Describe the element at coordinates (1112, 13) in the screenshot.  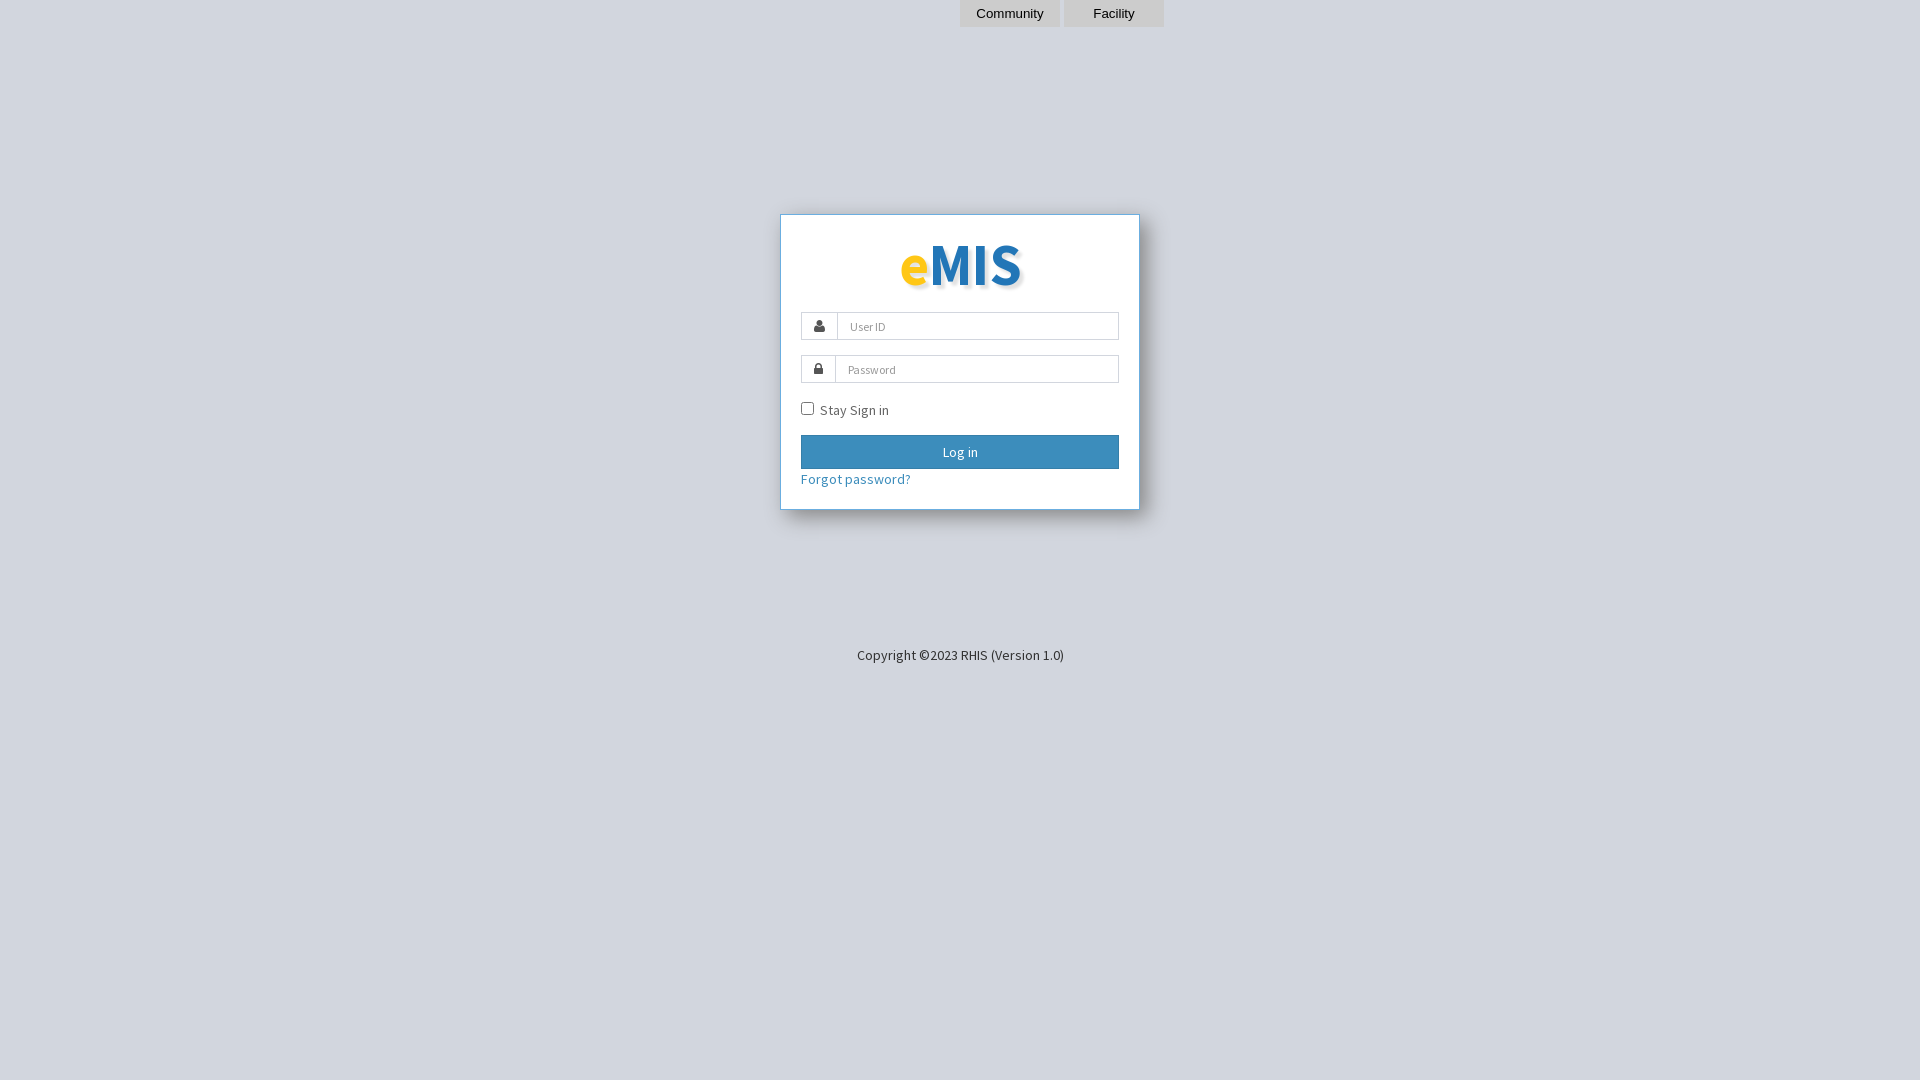
I see `'Facility'` at that location.